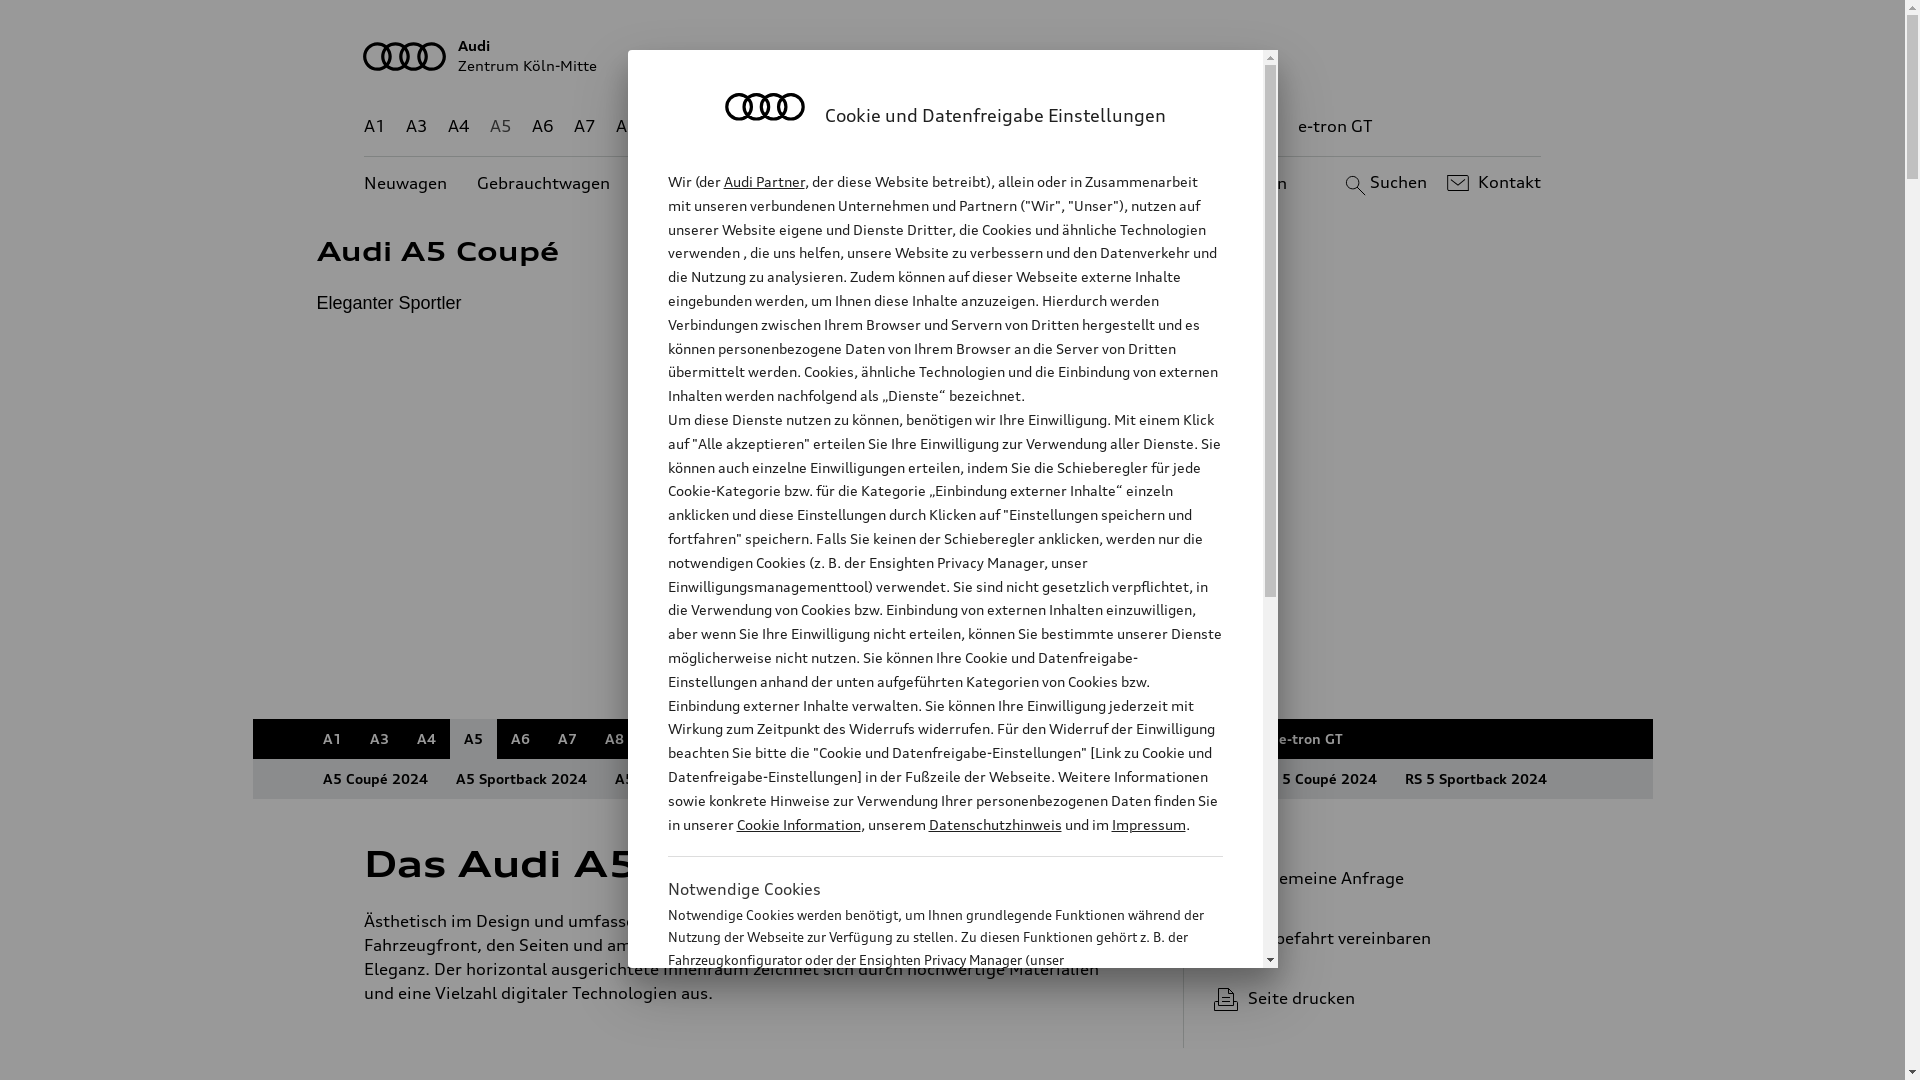 The height and width of the screenshot is (1080, 1920). I want to click on 'S5 Cabriolet 2024', so click(1170, 778).